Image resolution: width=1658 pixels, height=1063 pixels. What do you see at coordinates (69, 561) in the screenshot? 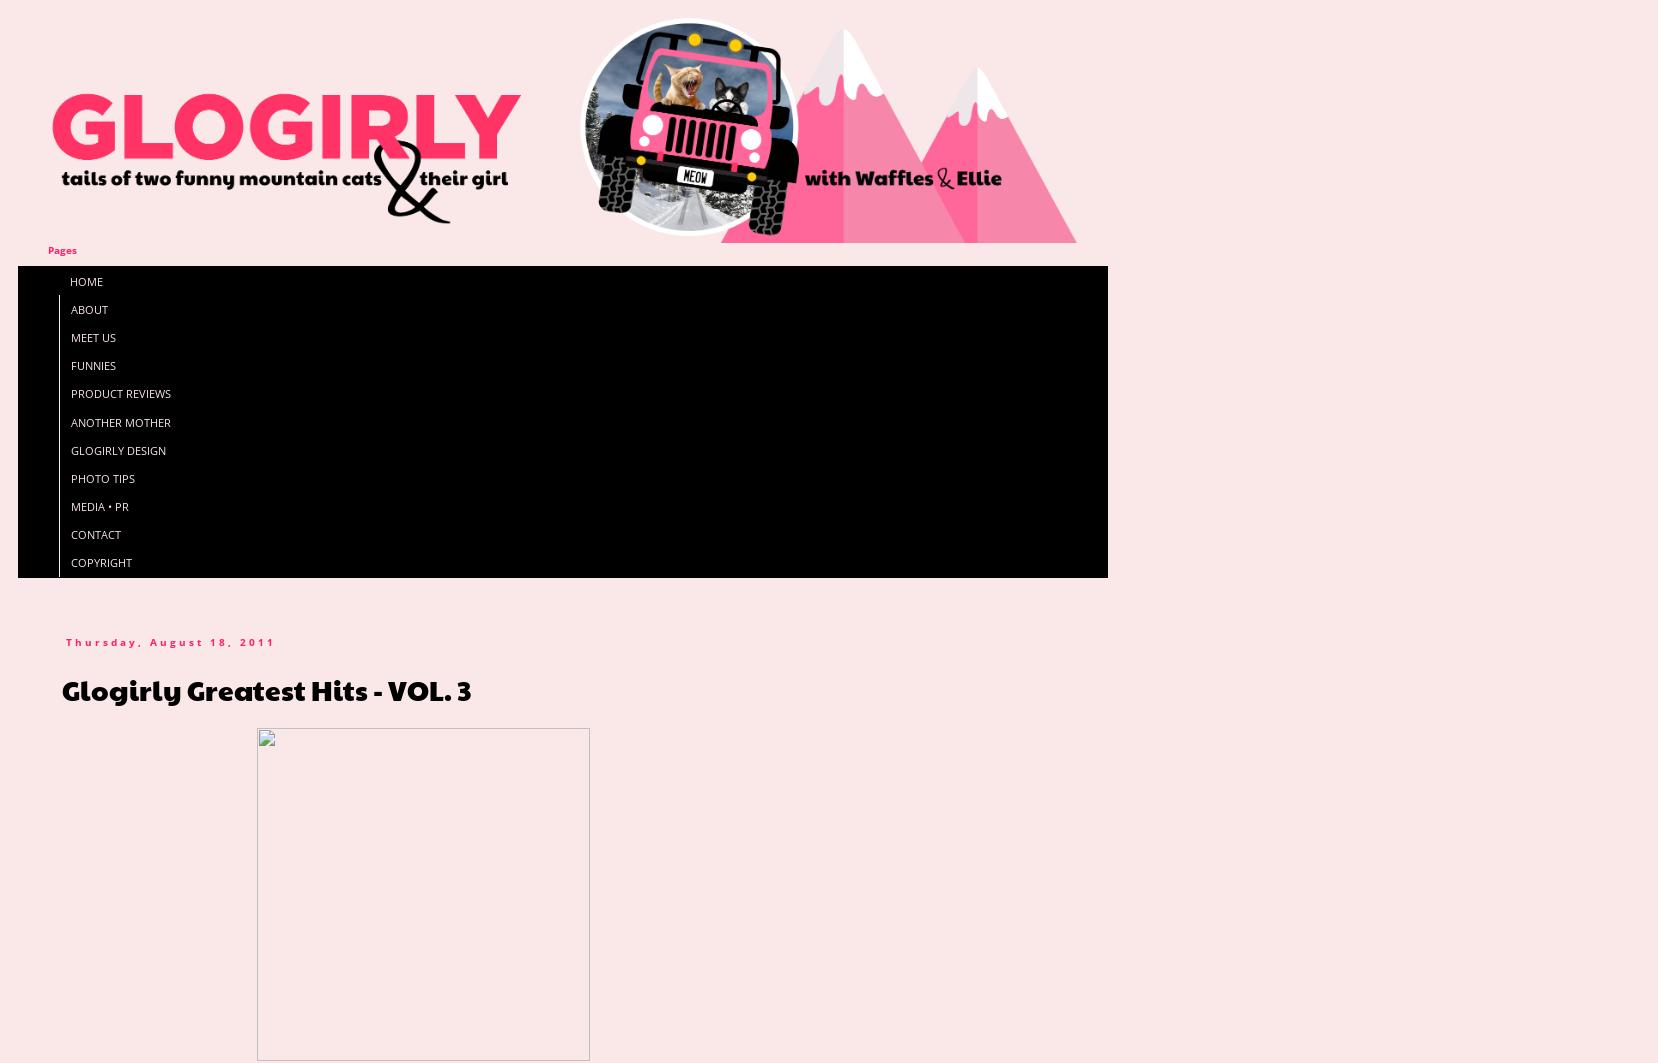
I see `'COPYRIGHT'` at bounding box center [69, 561].